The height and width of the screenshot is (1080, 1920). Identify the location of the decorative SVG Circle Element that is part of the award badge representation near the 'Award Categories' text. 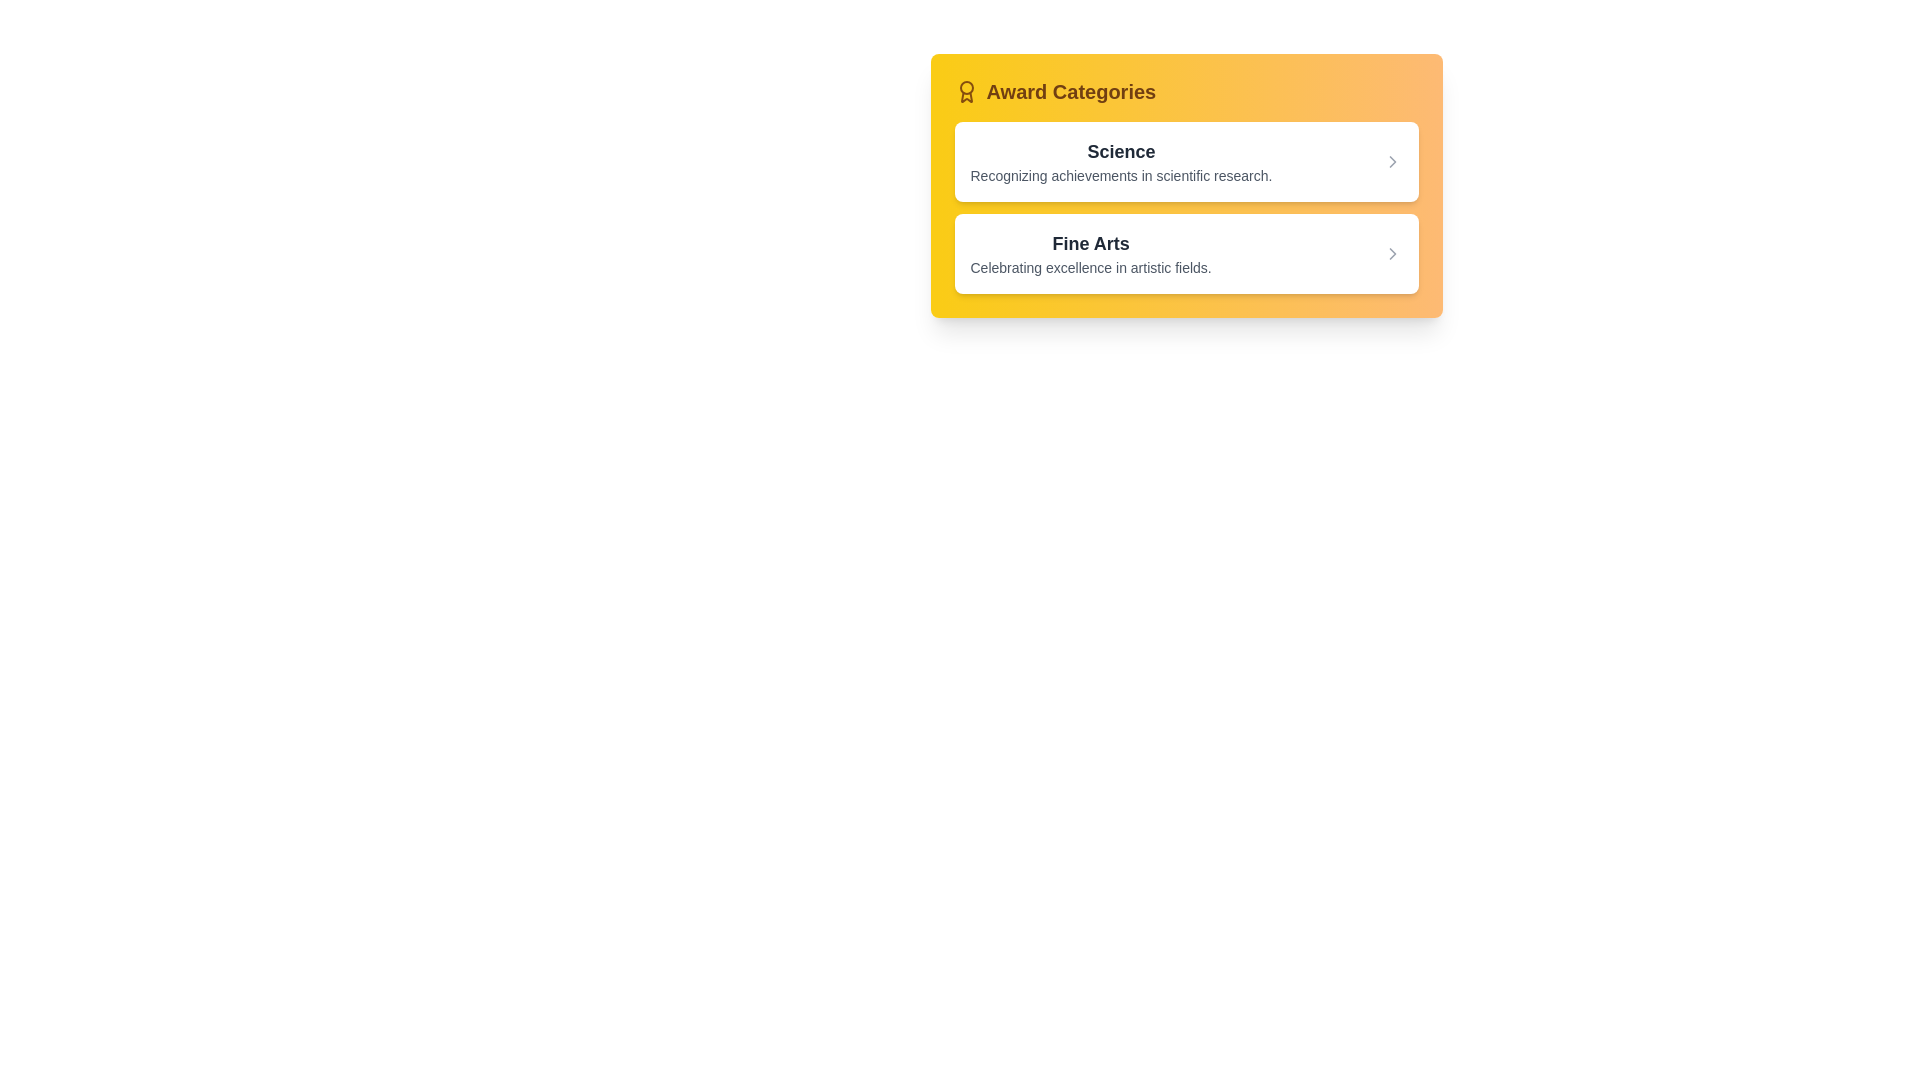
(966, 87).